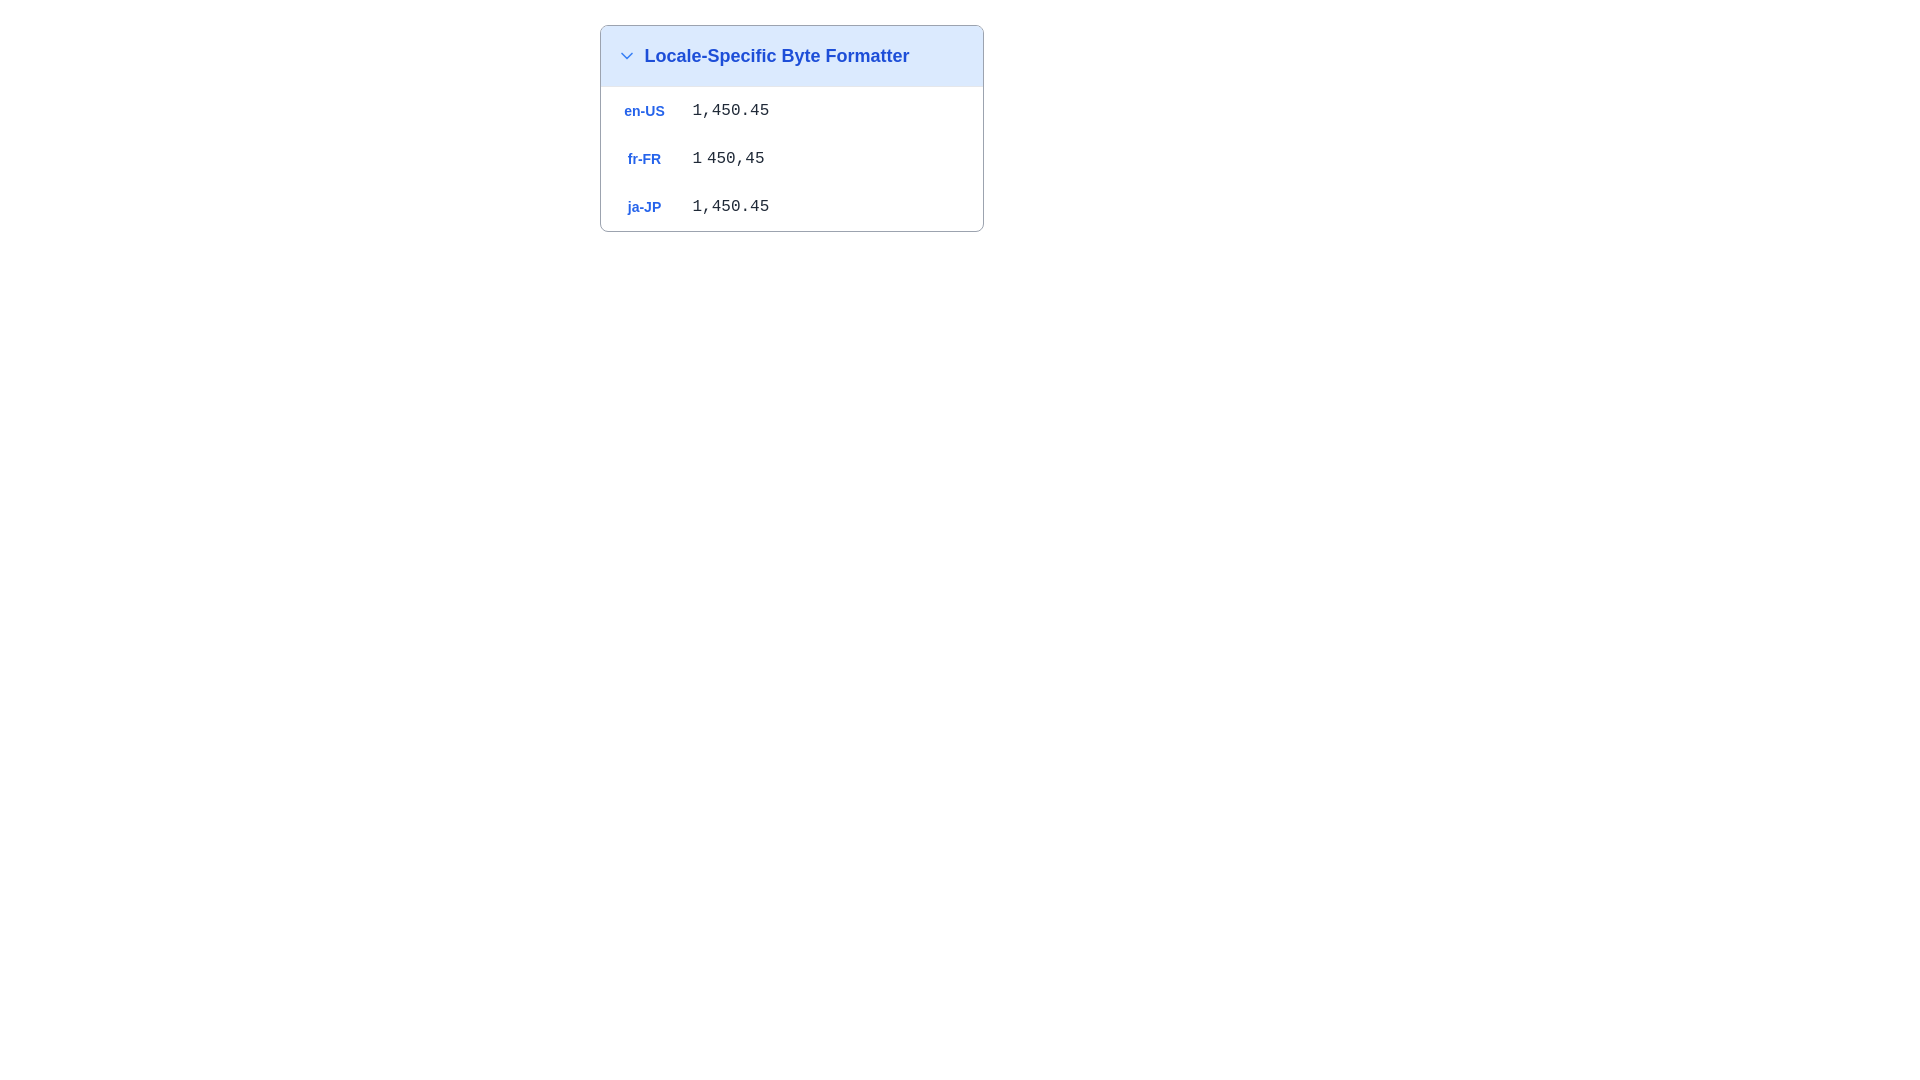  What do you see at coordinates (729, 207) in the screenshot?
I see `displayed value '1,450.45' from the text element styled in gray monospaced font, located in the third row under the 'ja-JP' label` at bounding box center [729, 207].